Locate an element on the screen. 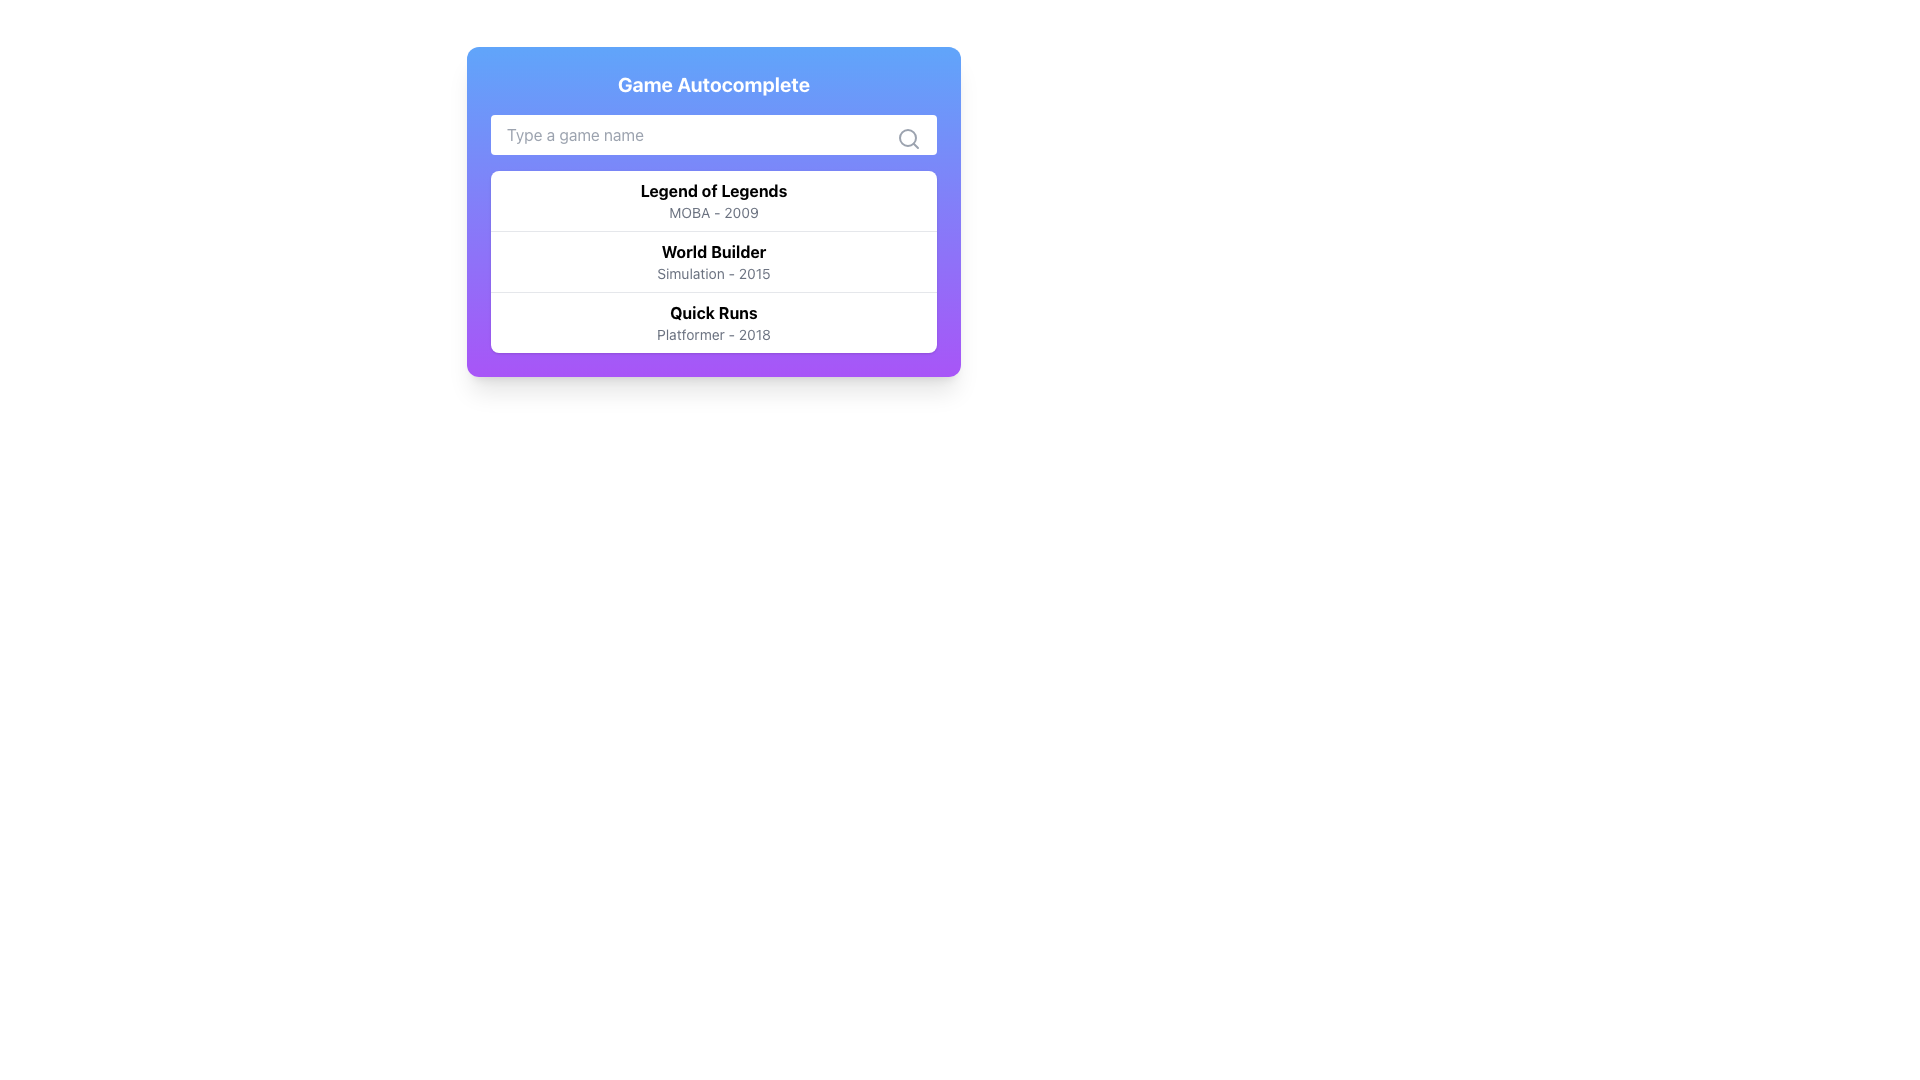  the list item option for 'Quick Runs', which is the third entry in the dropdown list is located at coordinates (714, 320).